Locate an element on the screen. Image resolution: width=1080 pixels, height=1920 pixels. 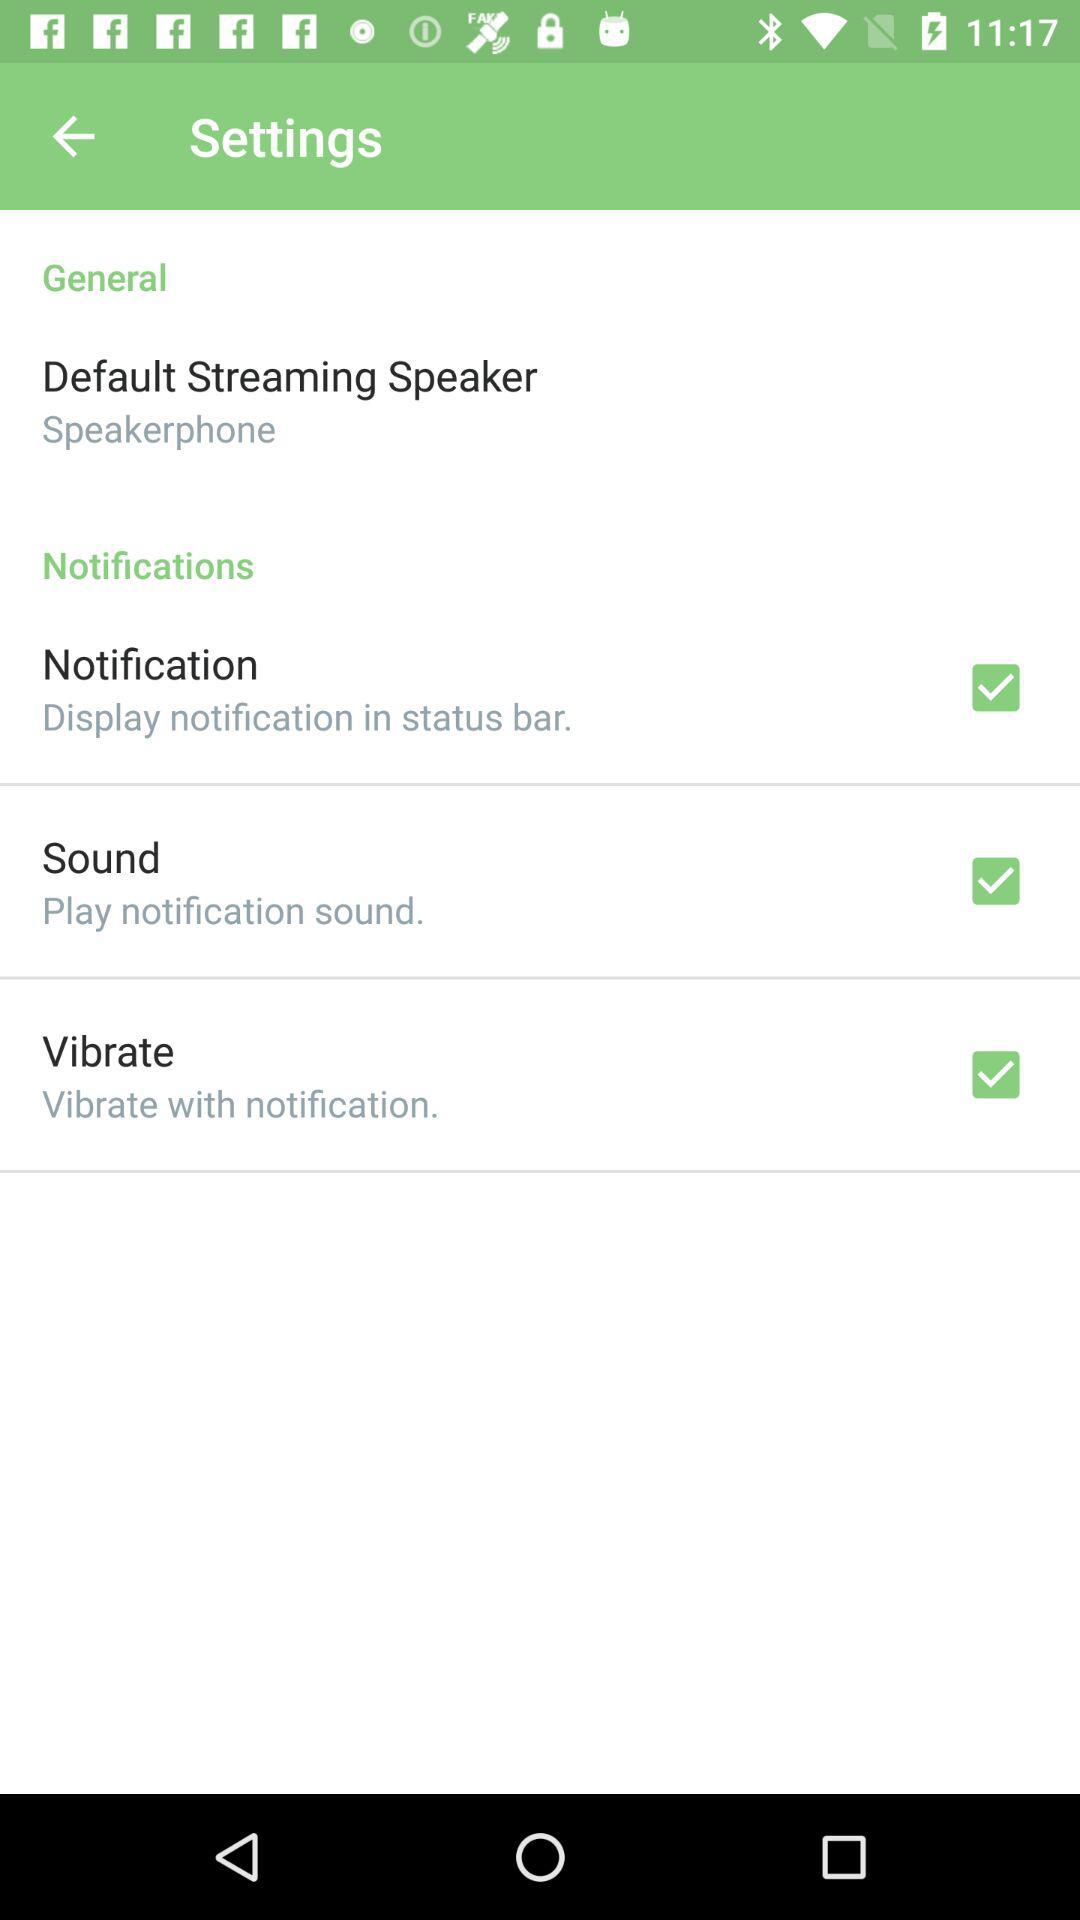
the vibrate with notification. icon is located at coordinates (239, 1102).